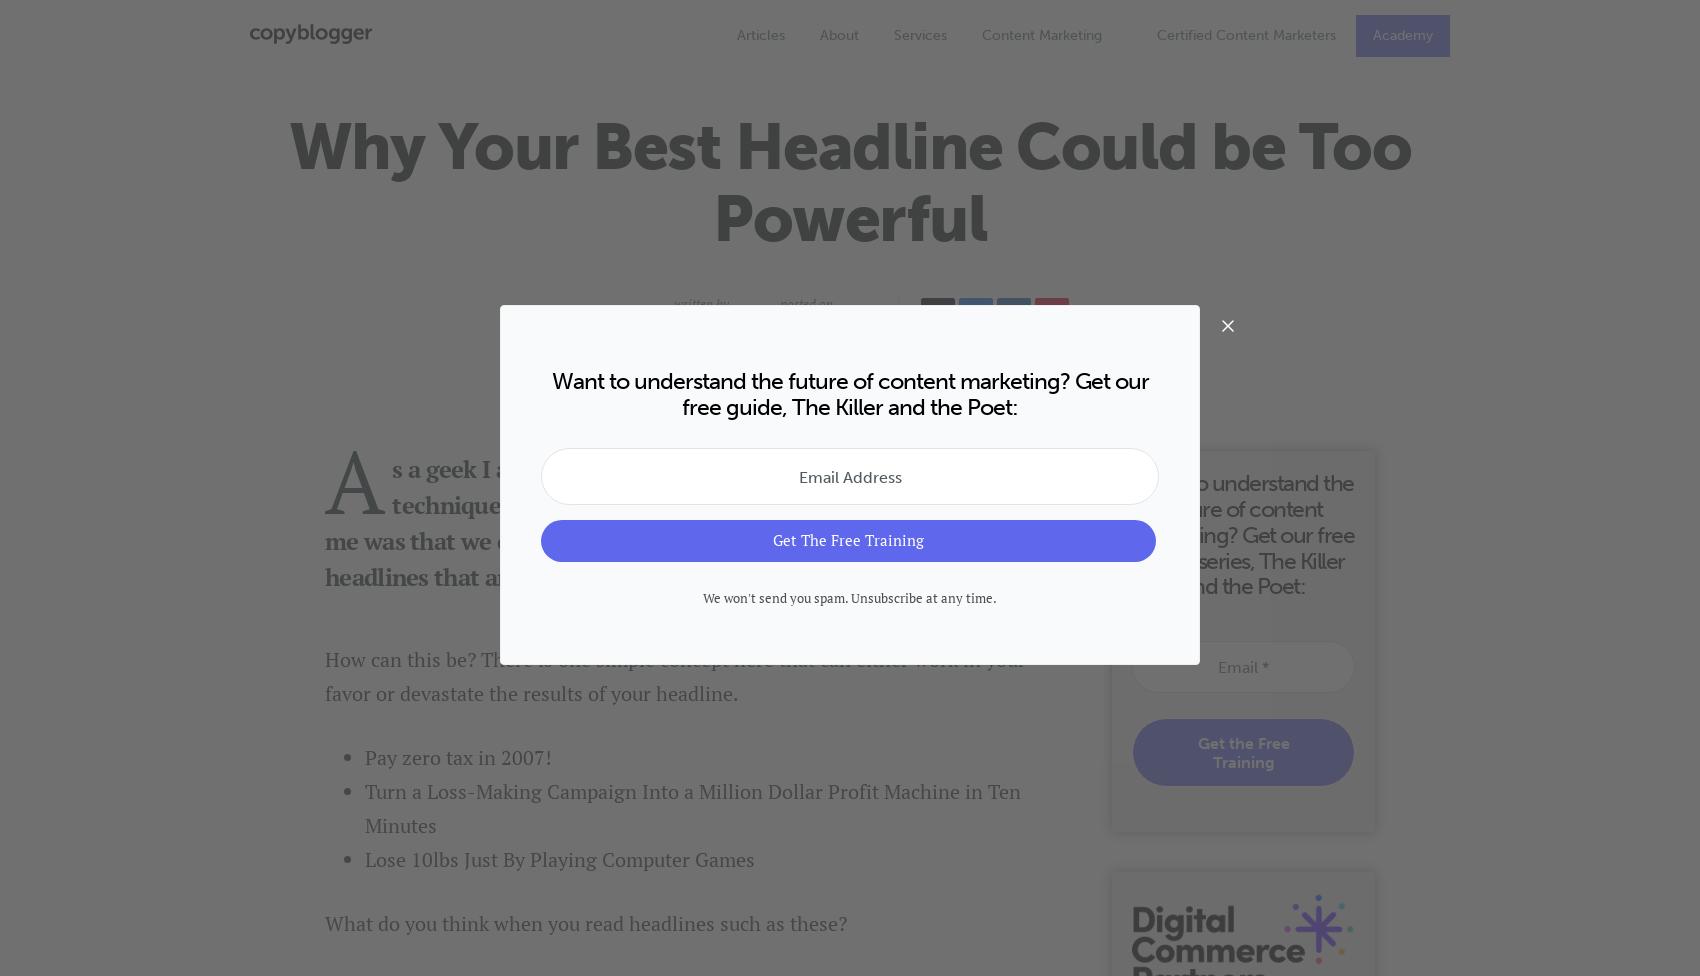 This screenshot has height=976, width=1700. Describe the element at coordinates (848, 182) in the screenshot. I see `'Why Your Best Headline Could be Too Powerful'` at that location.